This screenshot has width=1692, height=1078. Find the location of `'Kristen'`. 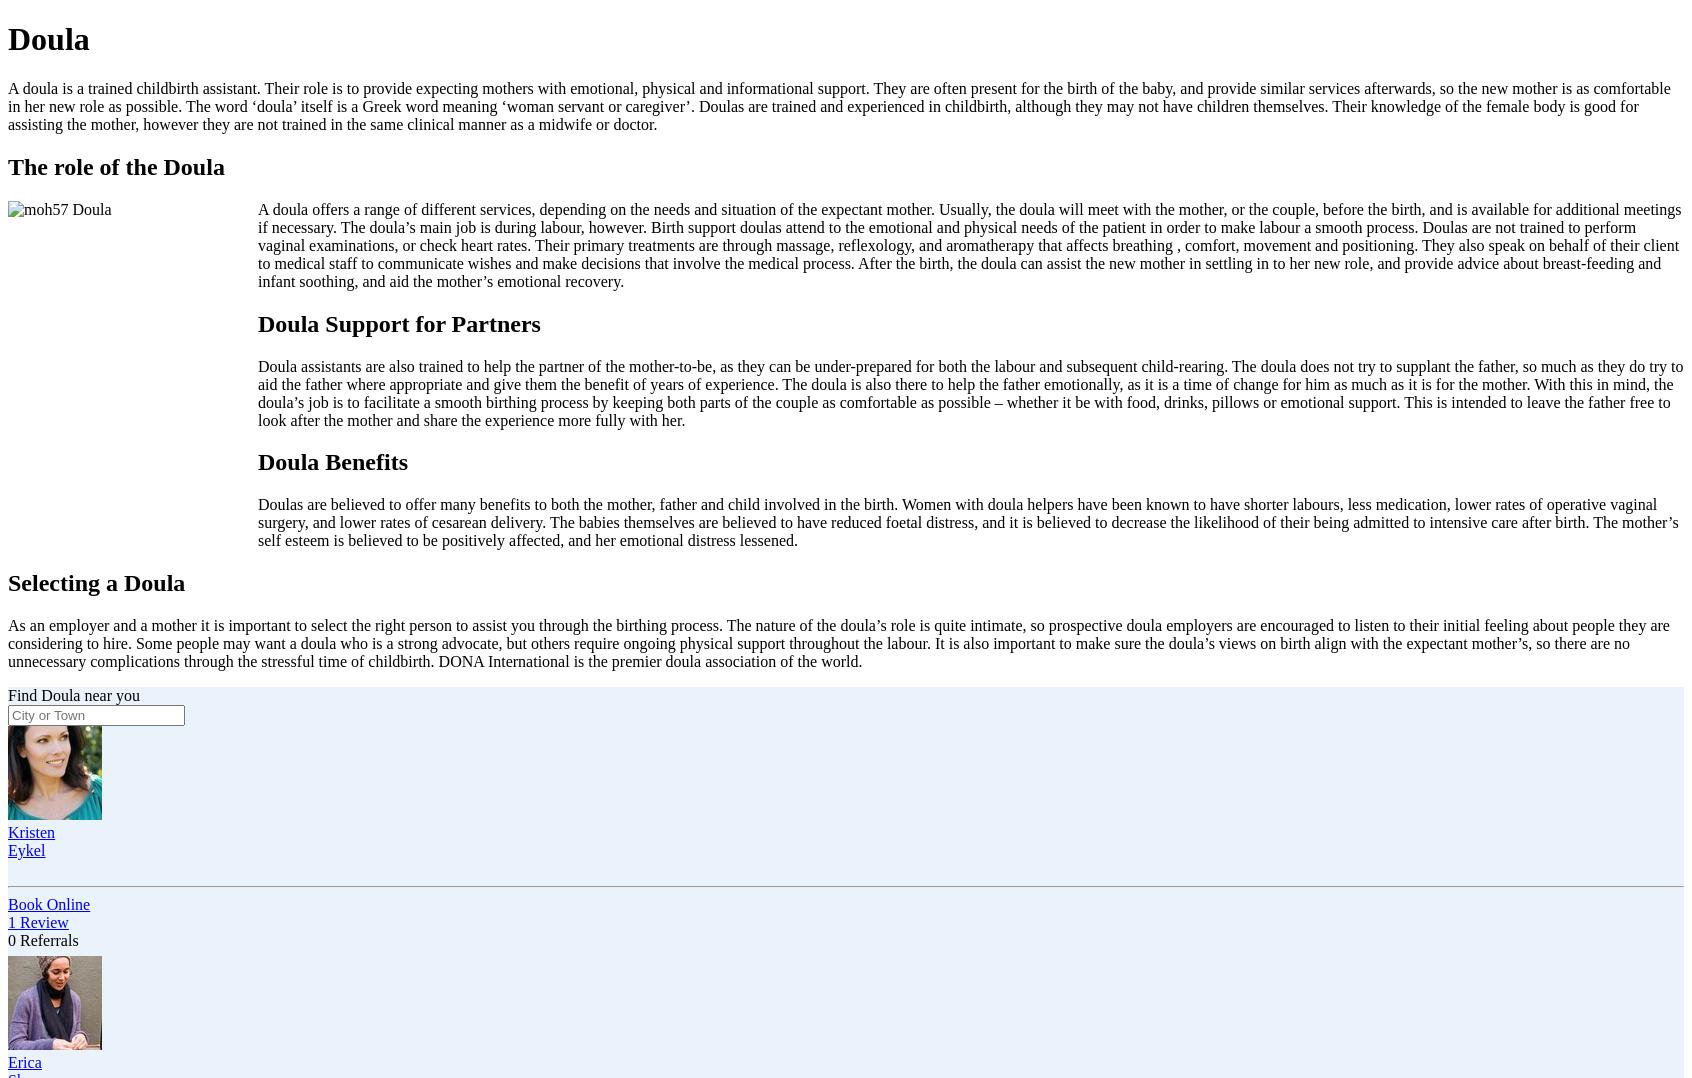

'Kristen' is located at coordinates (30, 832).